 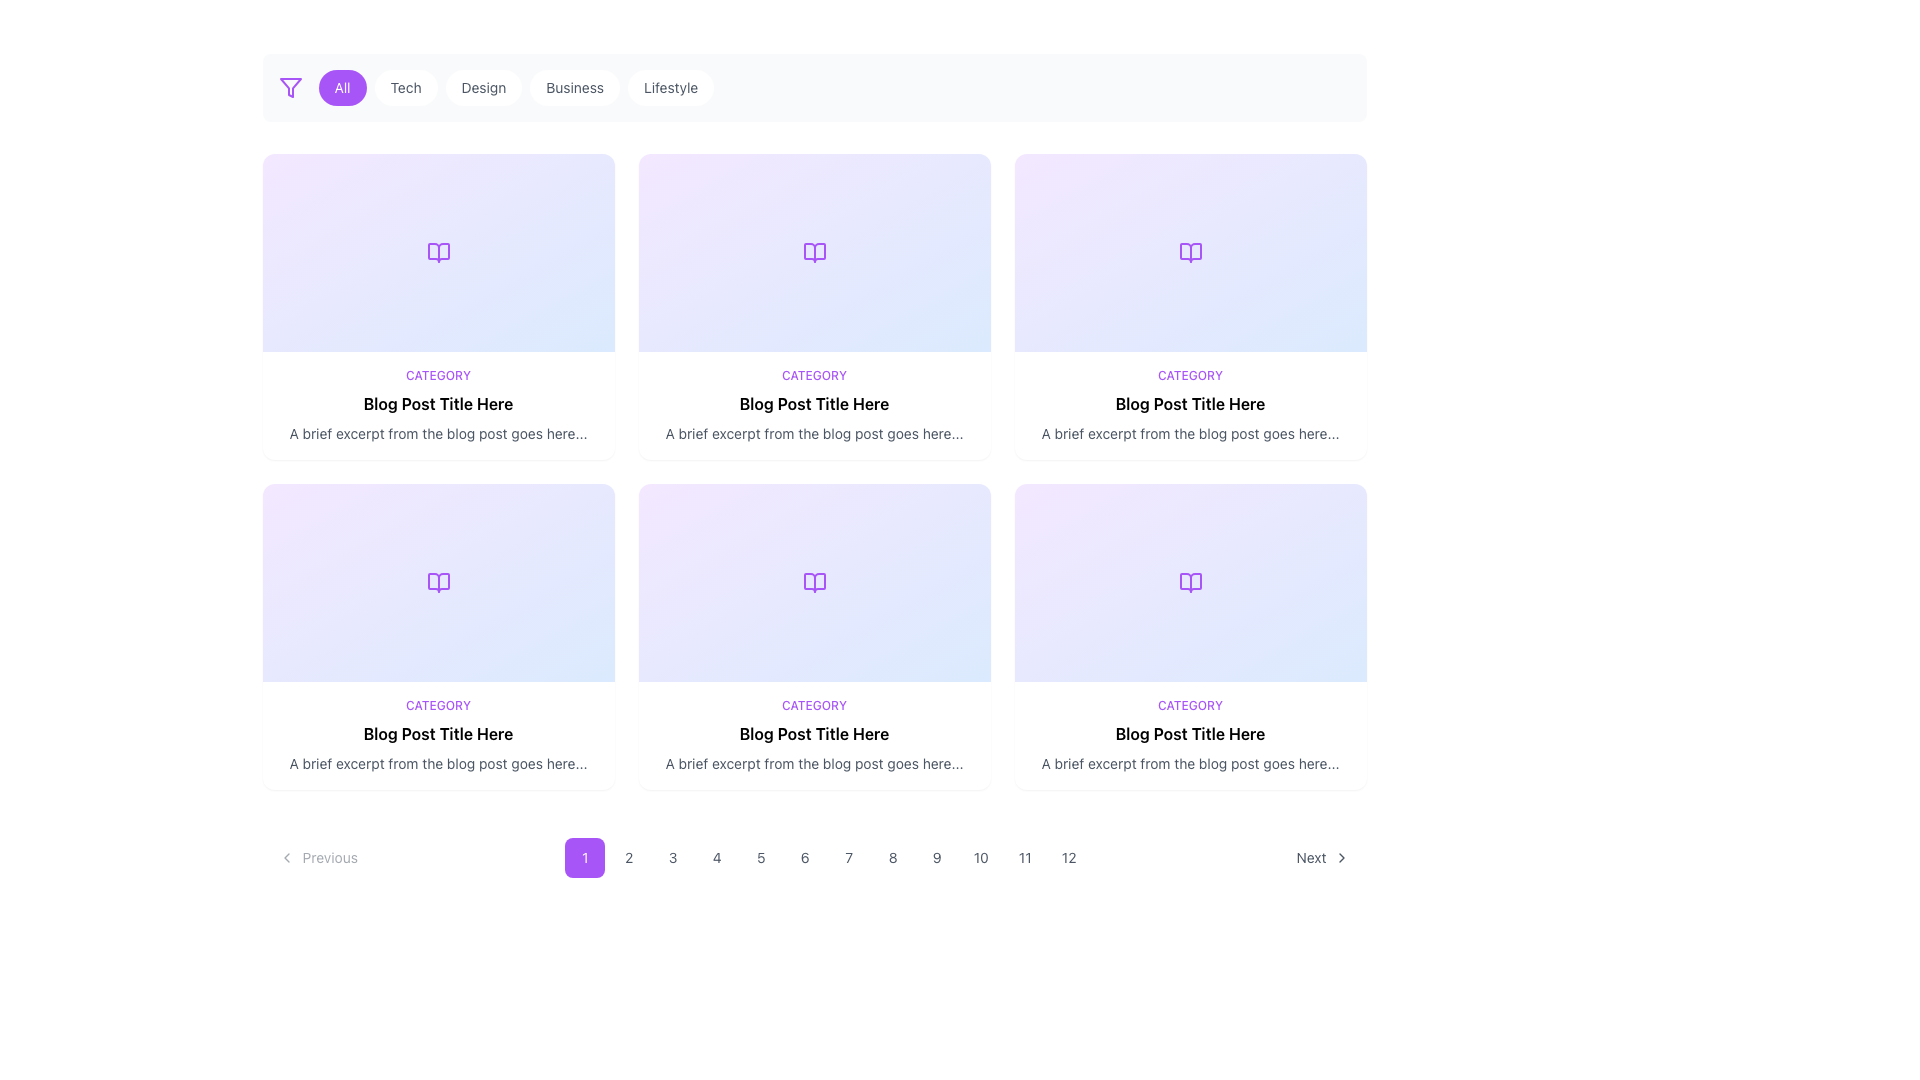 I want to click on categorical text label positioned above the title 'Blog Post Title Here' in the card layout, so click(x=814, y=375).